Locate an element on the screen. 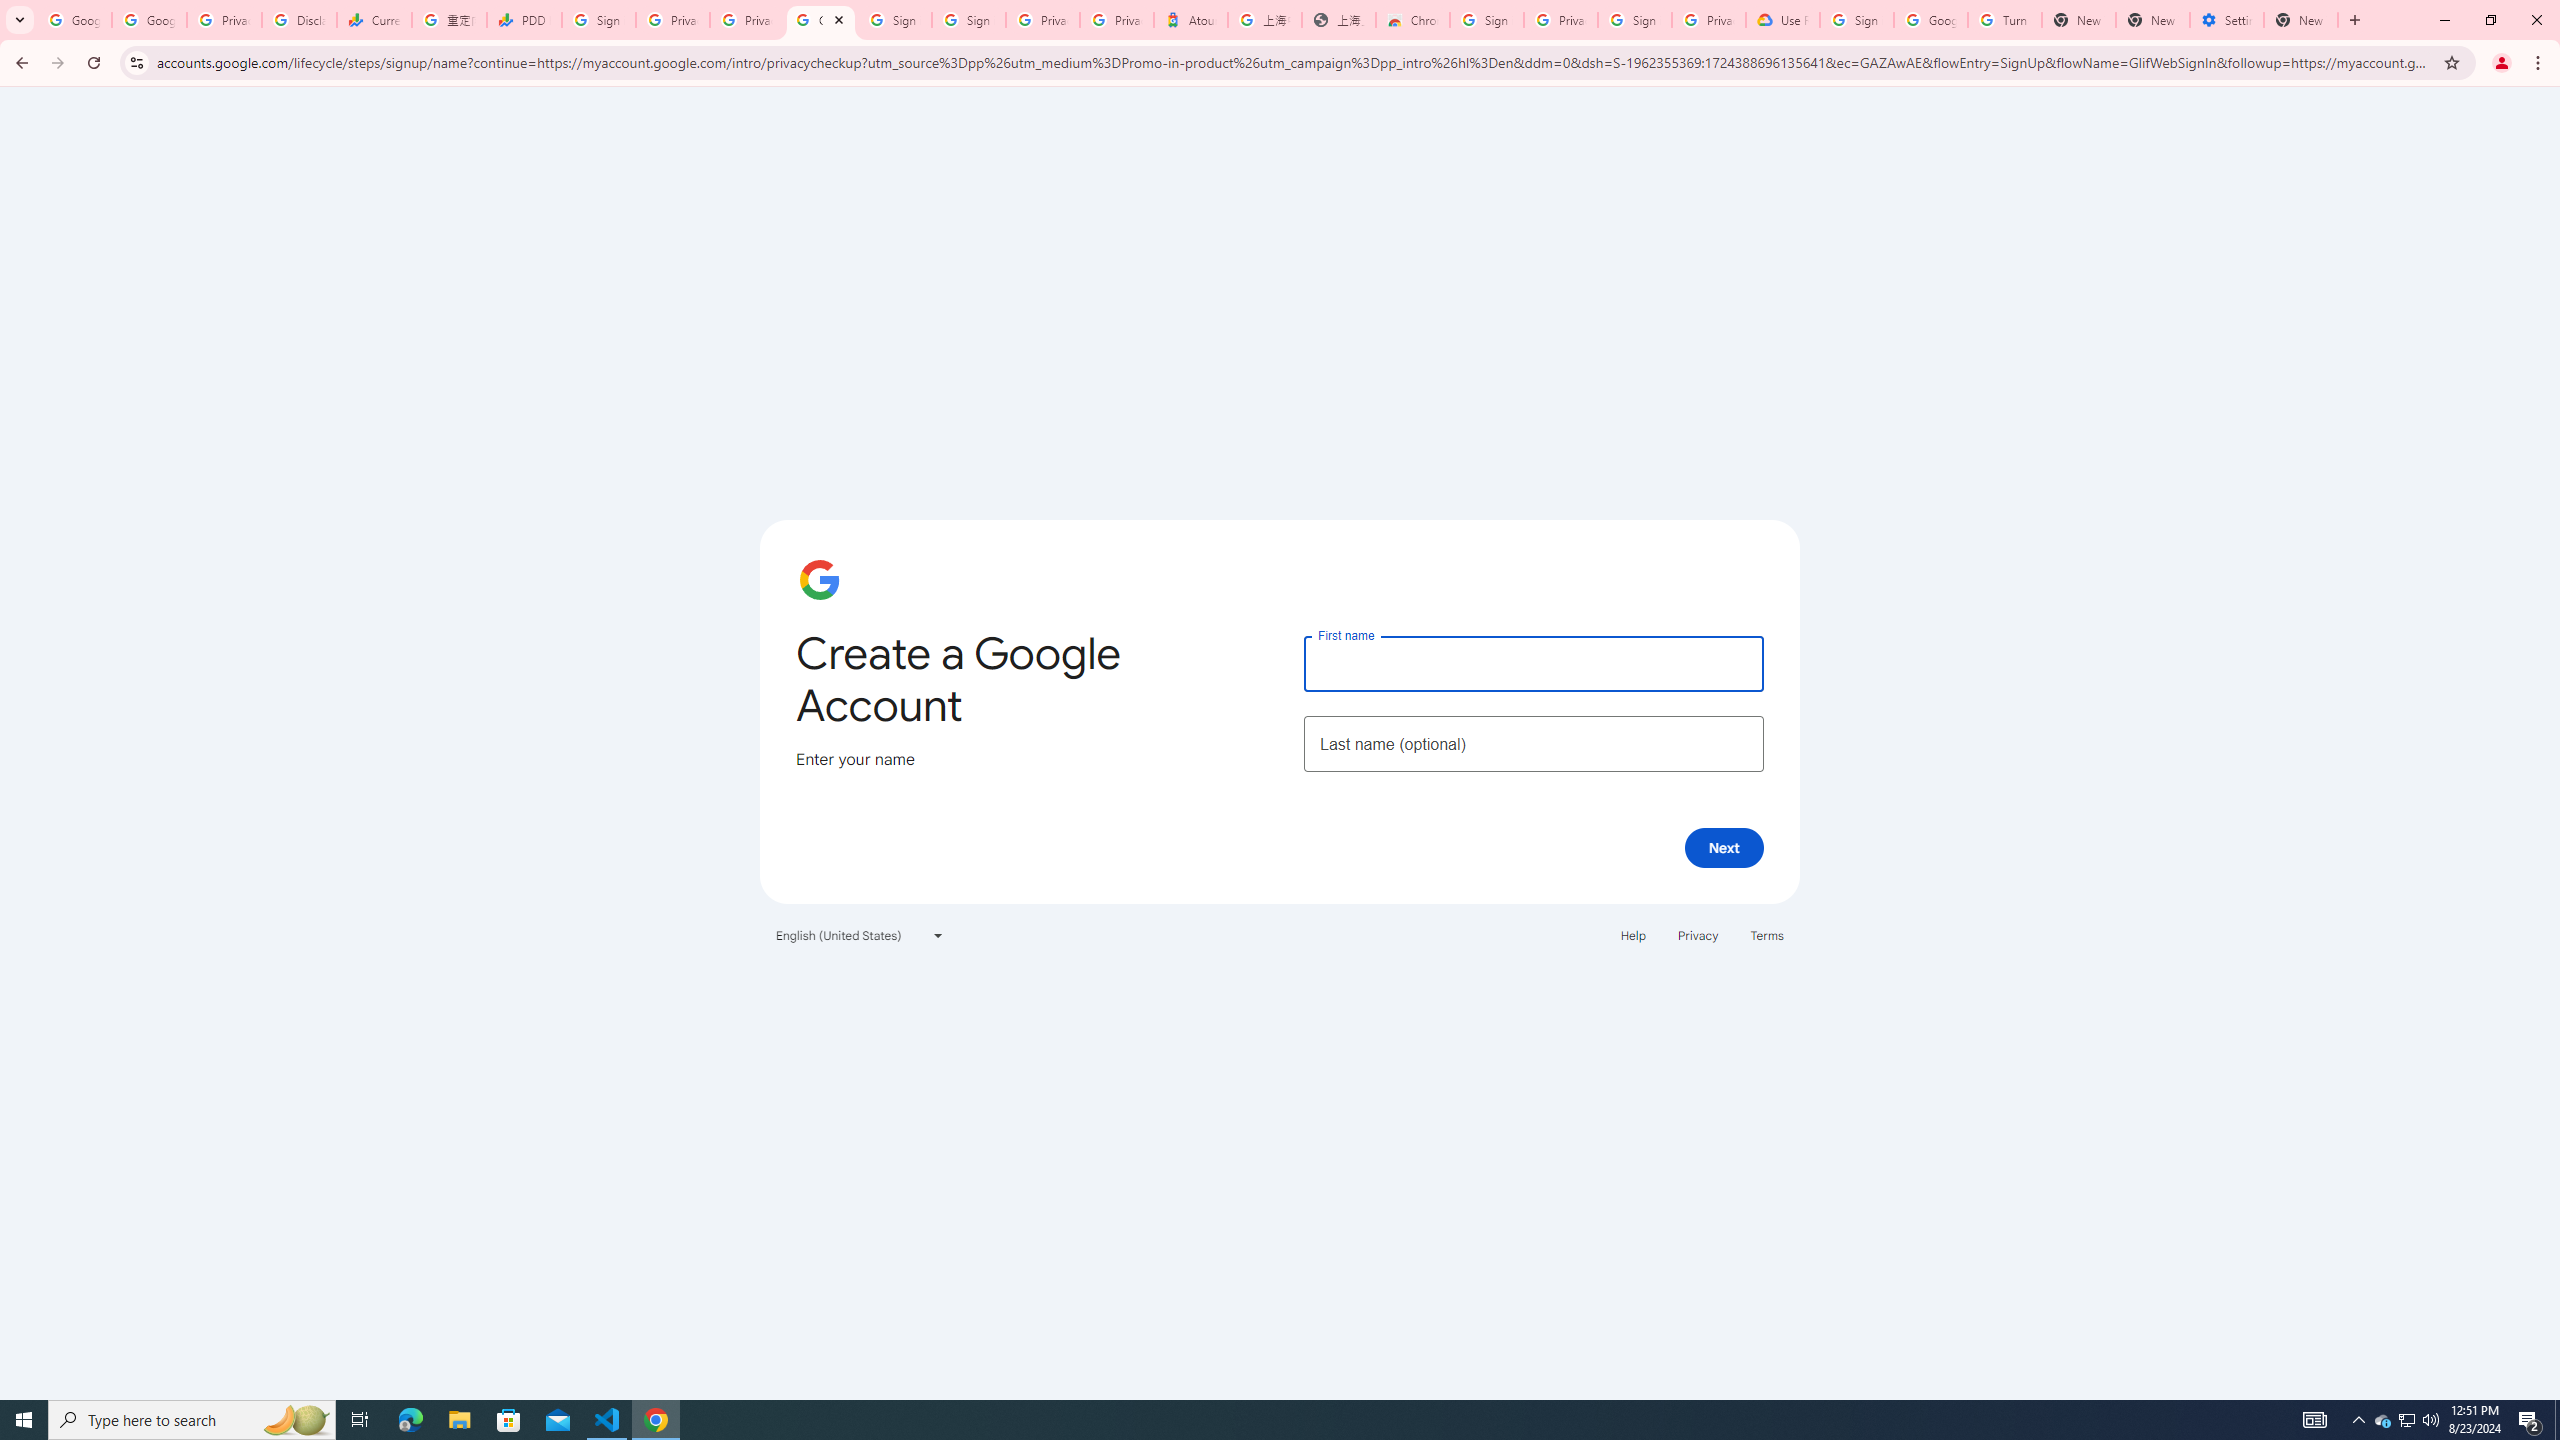  'Chrome' is located at coordinates (2539, 62).